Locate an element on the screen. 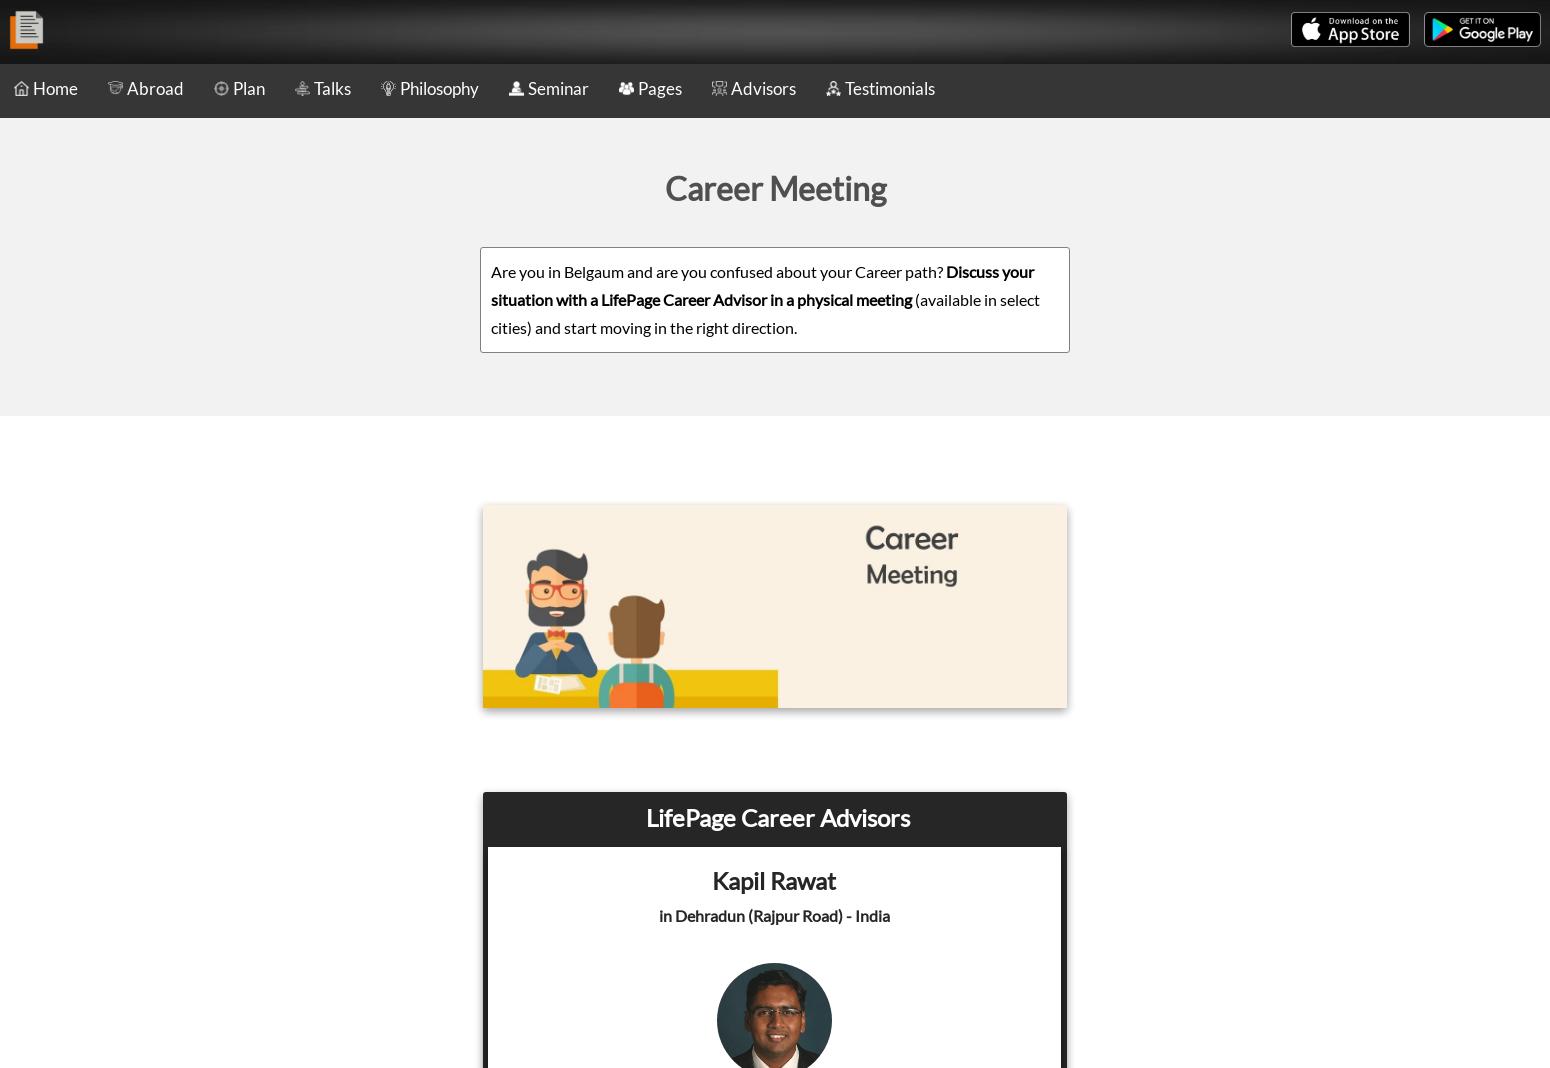  'Discuss your situation with a LifePage Career Advisor in a physical meeting' is located at coordinates (762, 283).